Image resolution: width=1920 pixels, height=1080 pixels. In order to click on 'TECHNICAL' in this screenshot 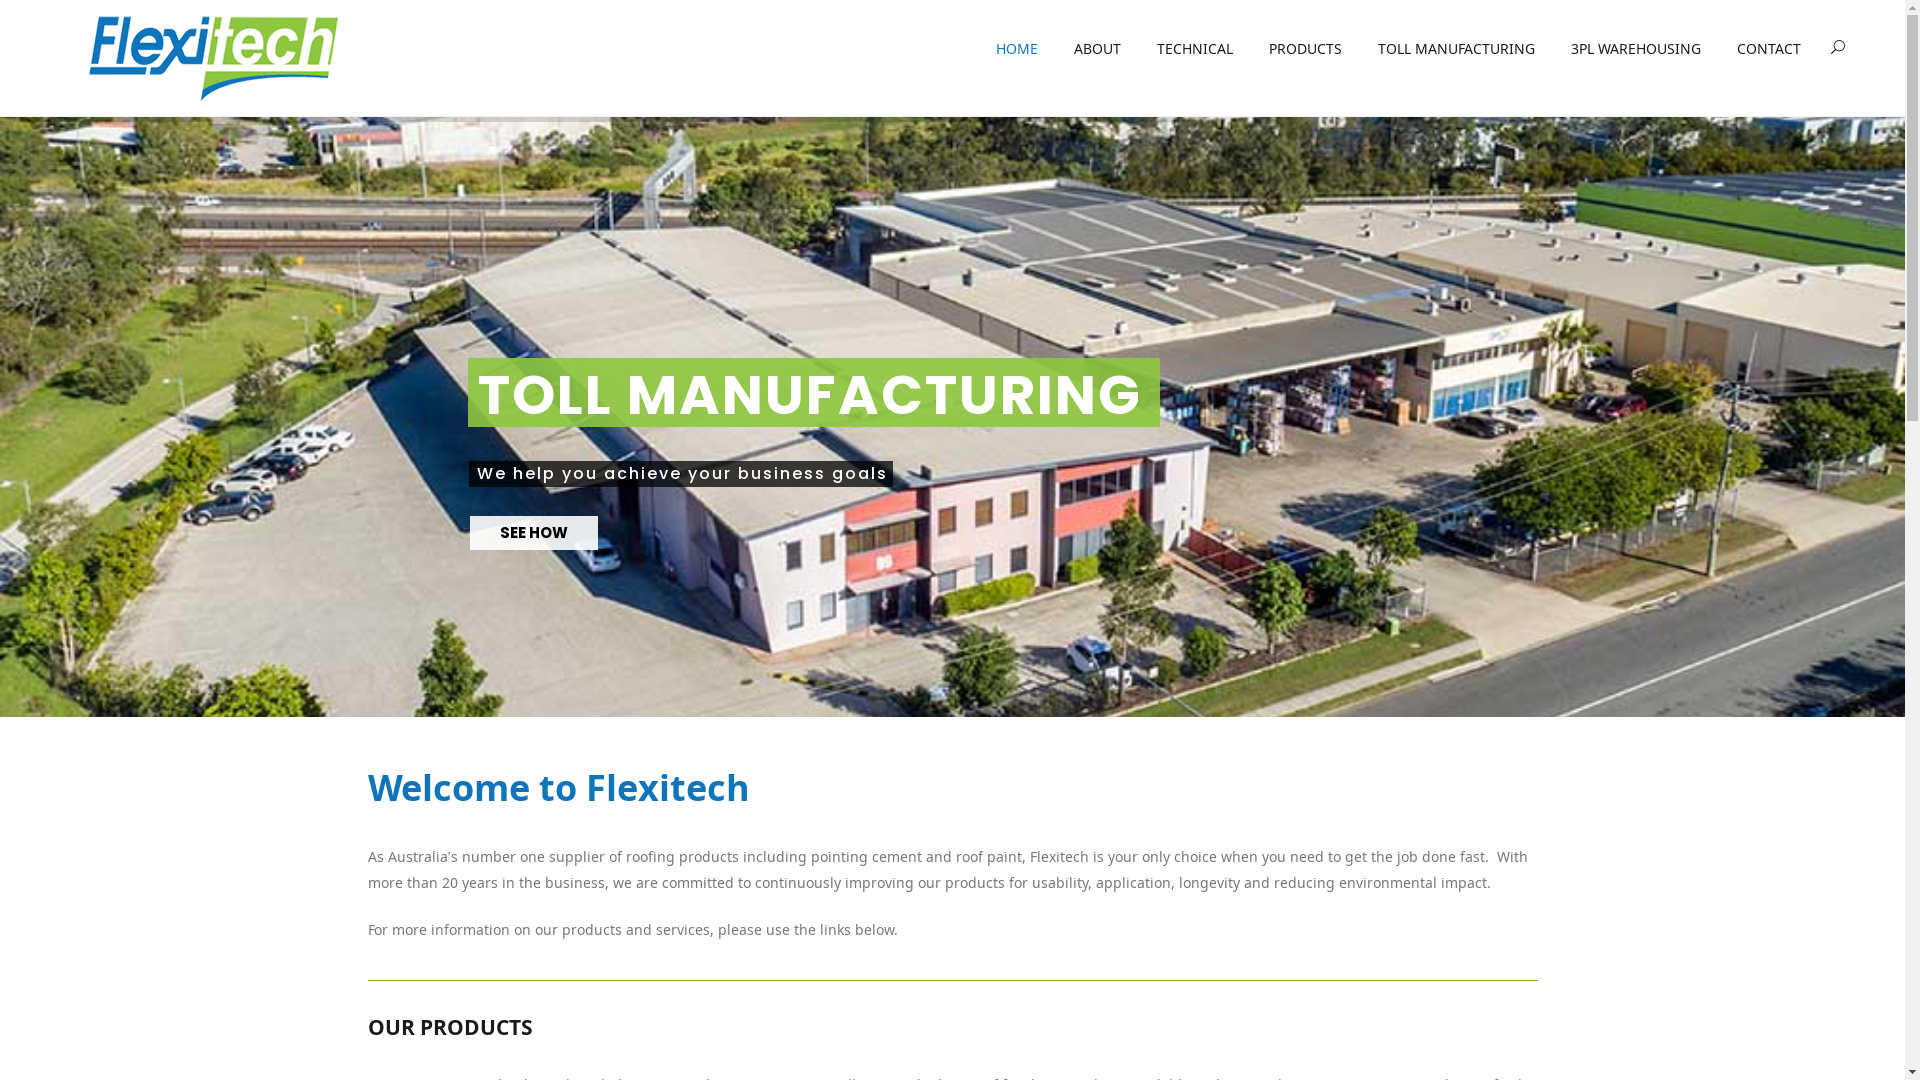, I will do `click(1138, 49)`.